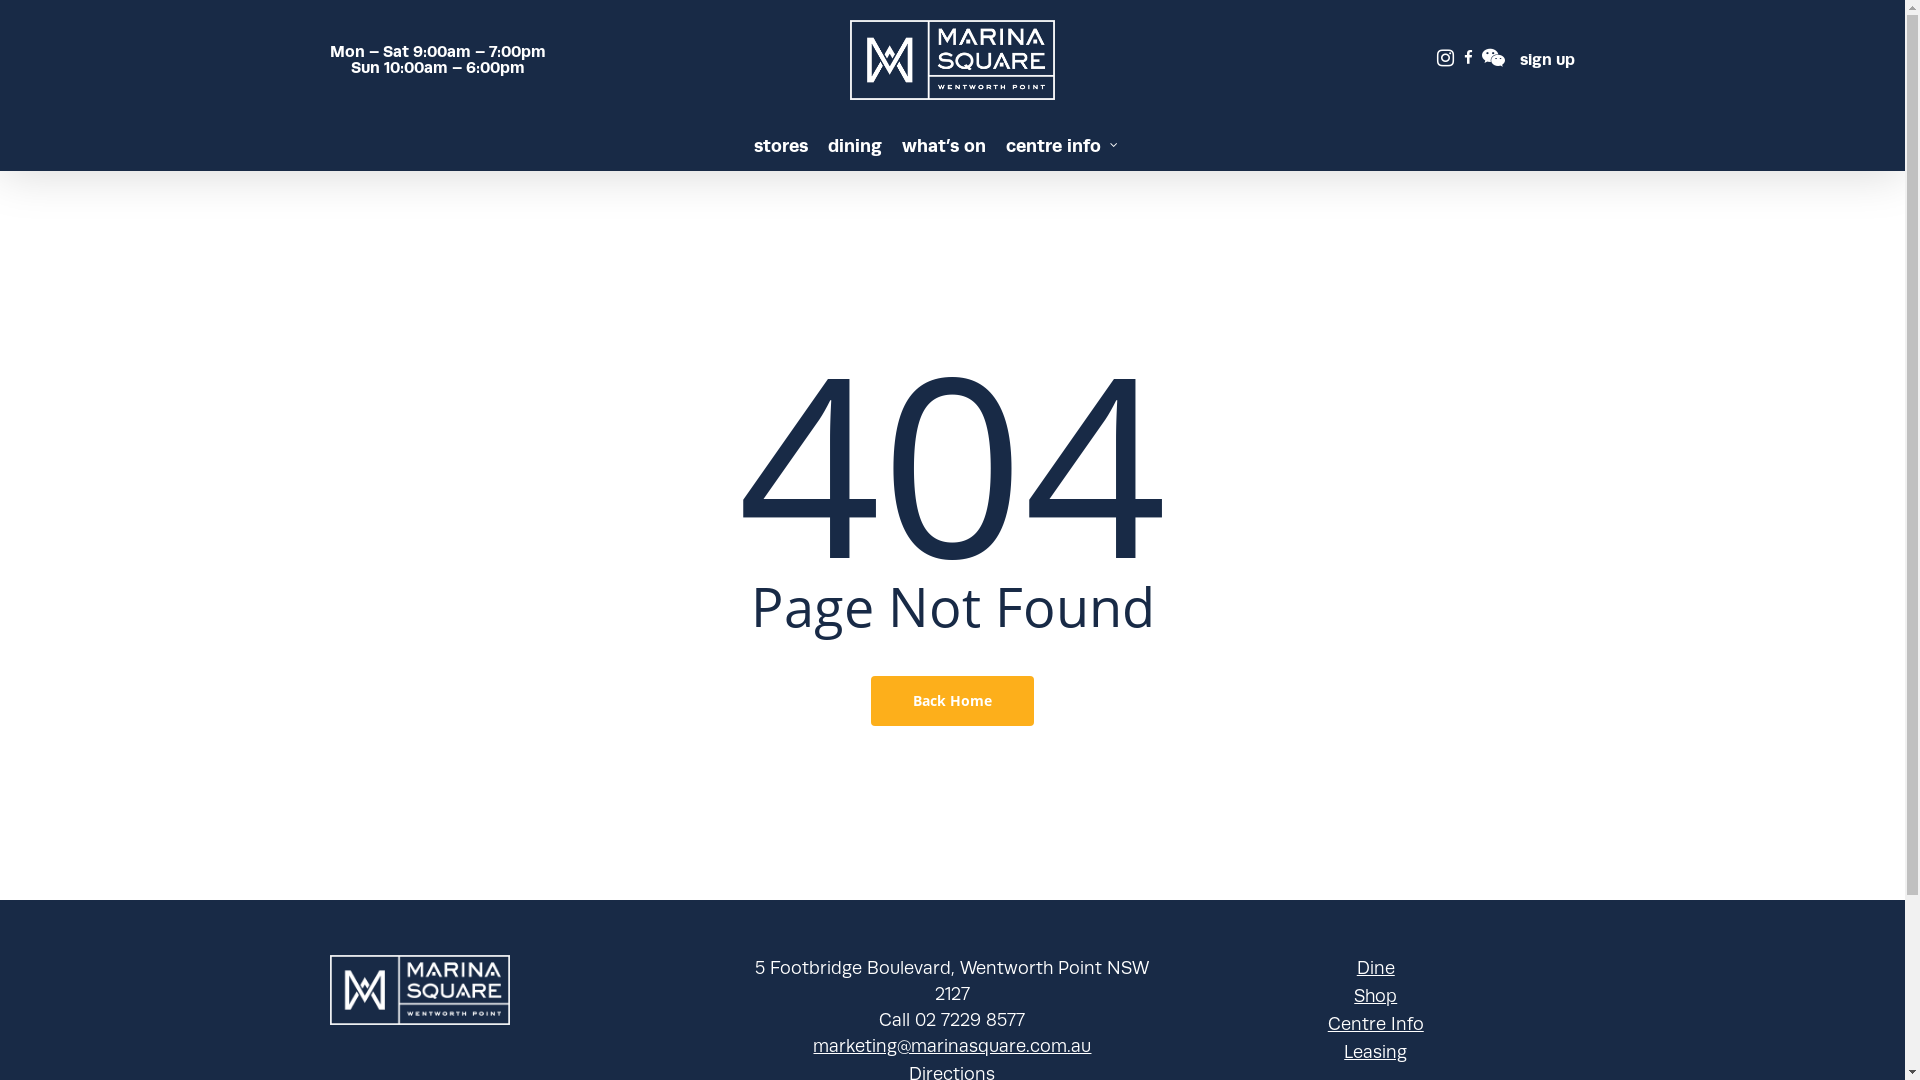  Describe the element at coordinates (812, 1045) in the screenshot. I see `'marketing@marinasquare.com.au'` at that location.